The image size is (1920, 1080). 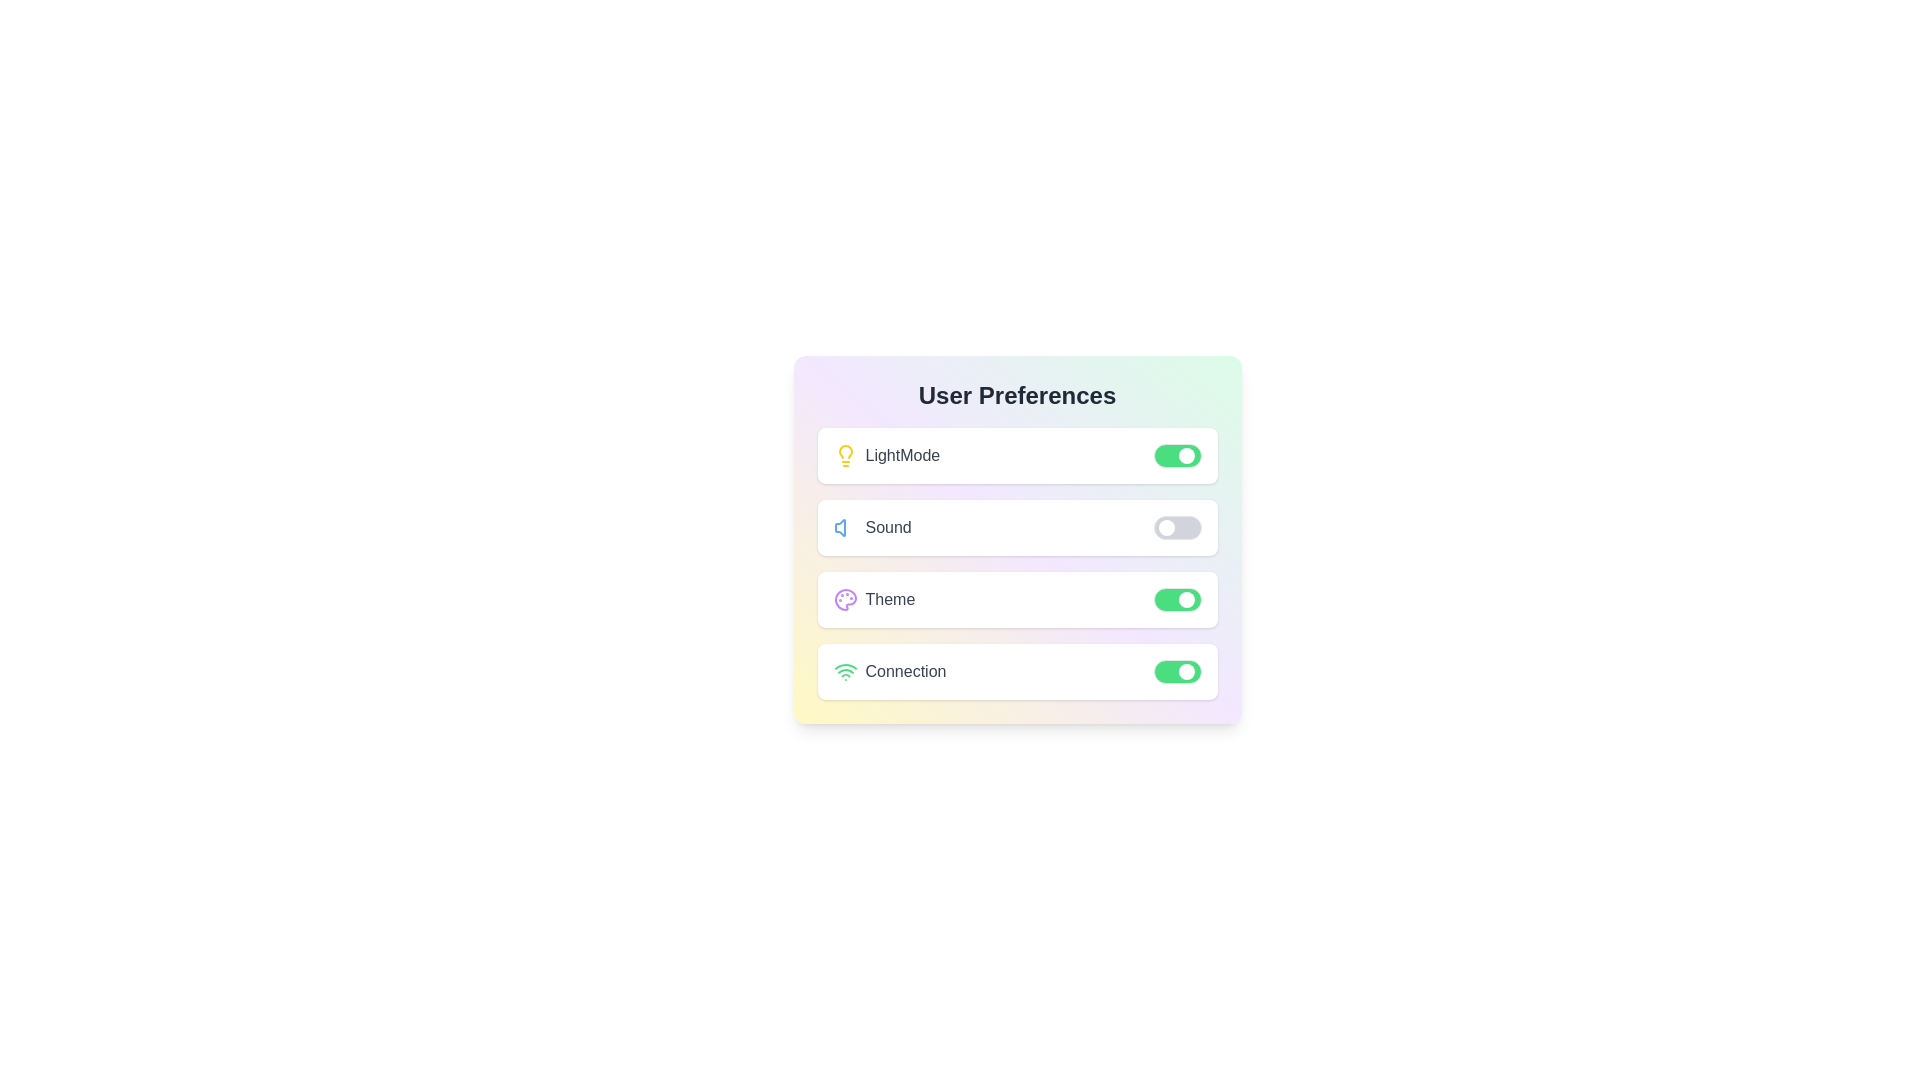 I want to click on the 'Connection' label indicating Wi-Fi or internet status, located in the 'User Preferences' panel, fourth row in the vertical list of settings items, to the left of the toggle switch button, so click(x=888, y=671).